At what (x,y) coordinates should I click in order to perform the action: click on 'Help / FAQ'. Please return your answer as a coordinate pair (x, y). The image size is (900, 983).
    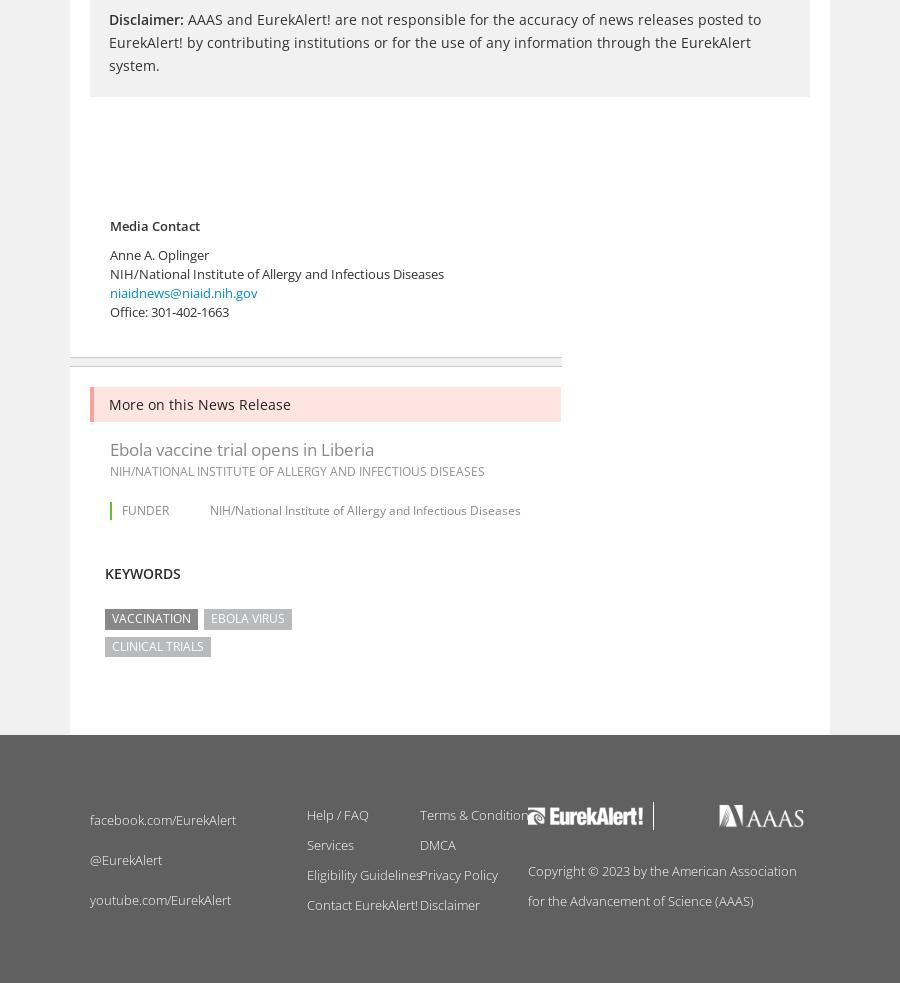
    Looking at the image, I should click on (305, 814).